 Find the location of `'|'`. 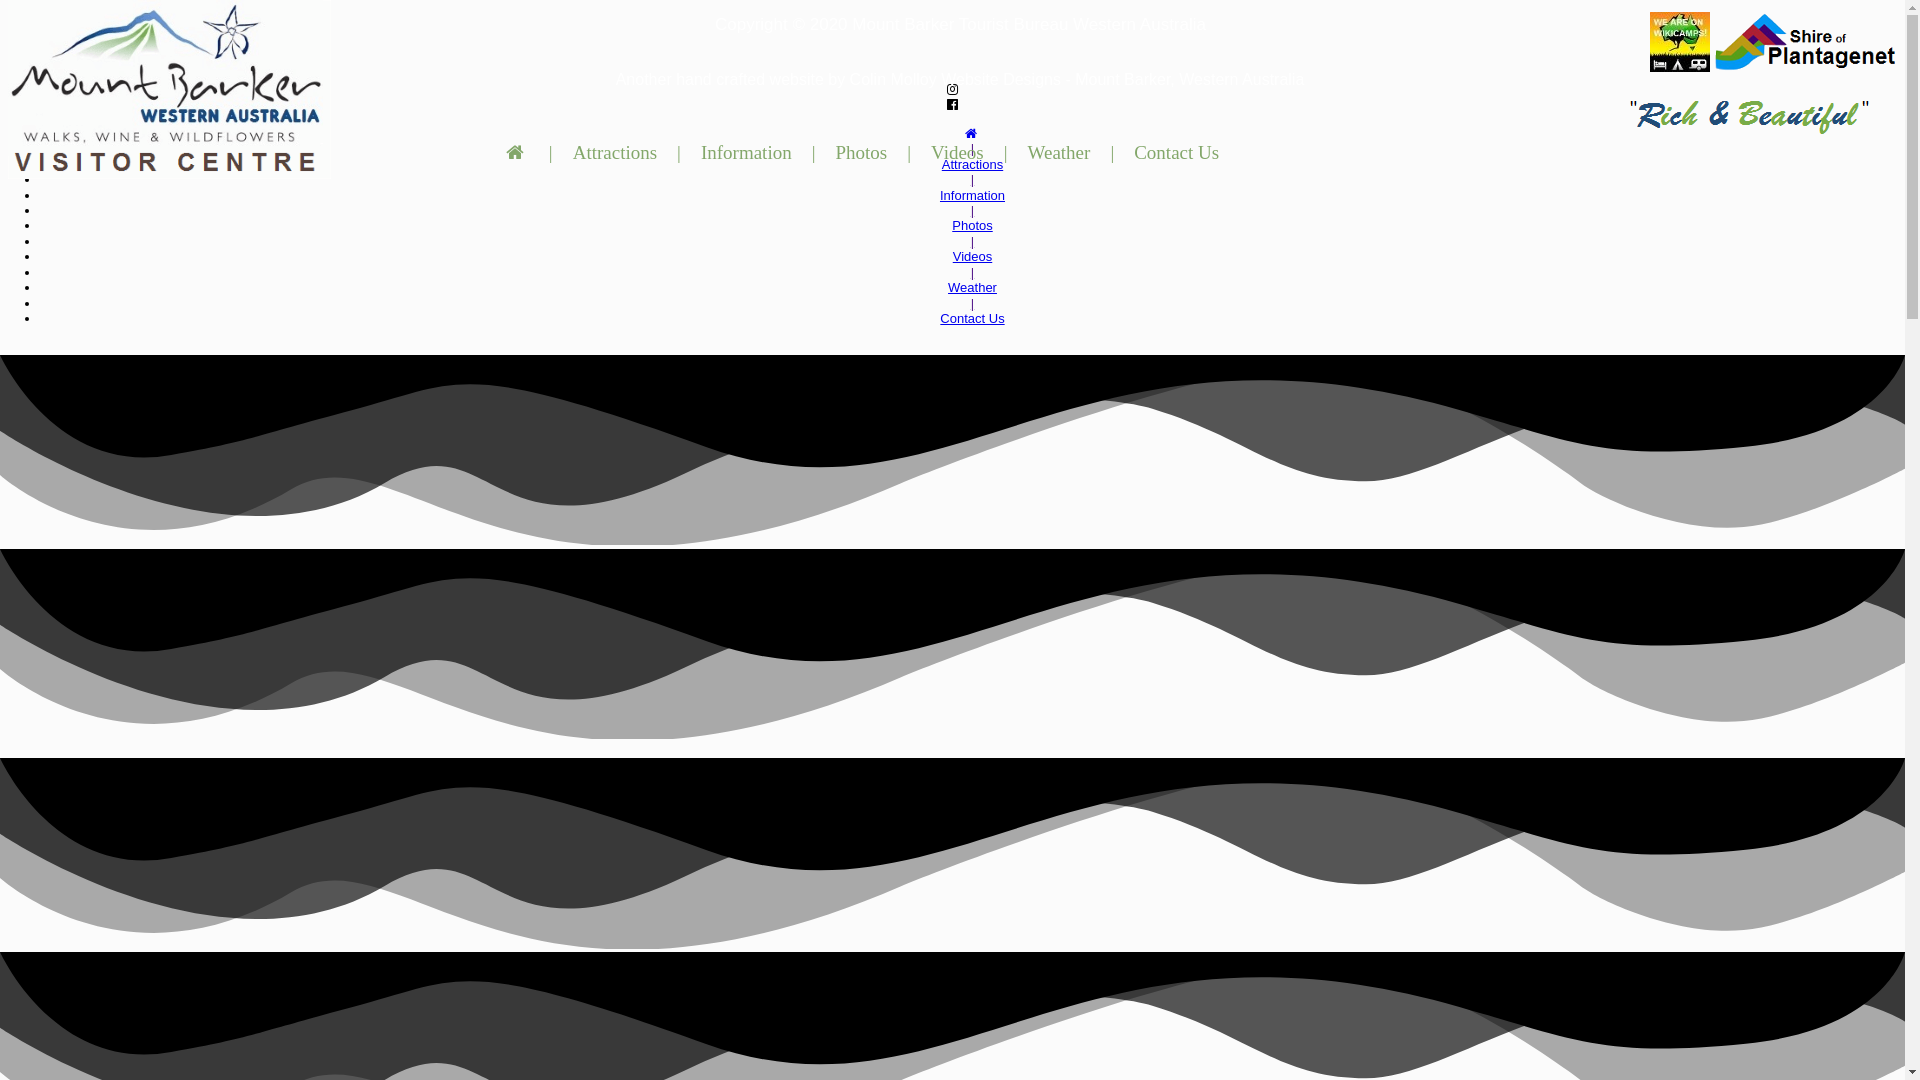

'|' is located at coordinates (1006, 152).